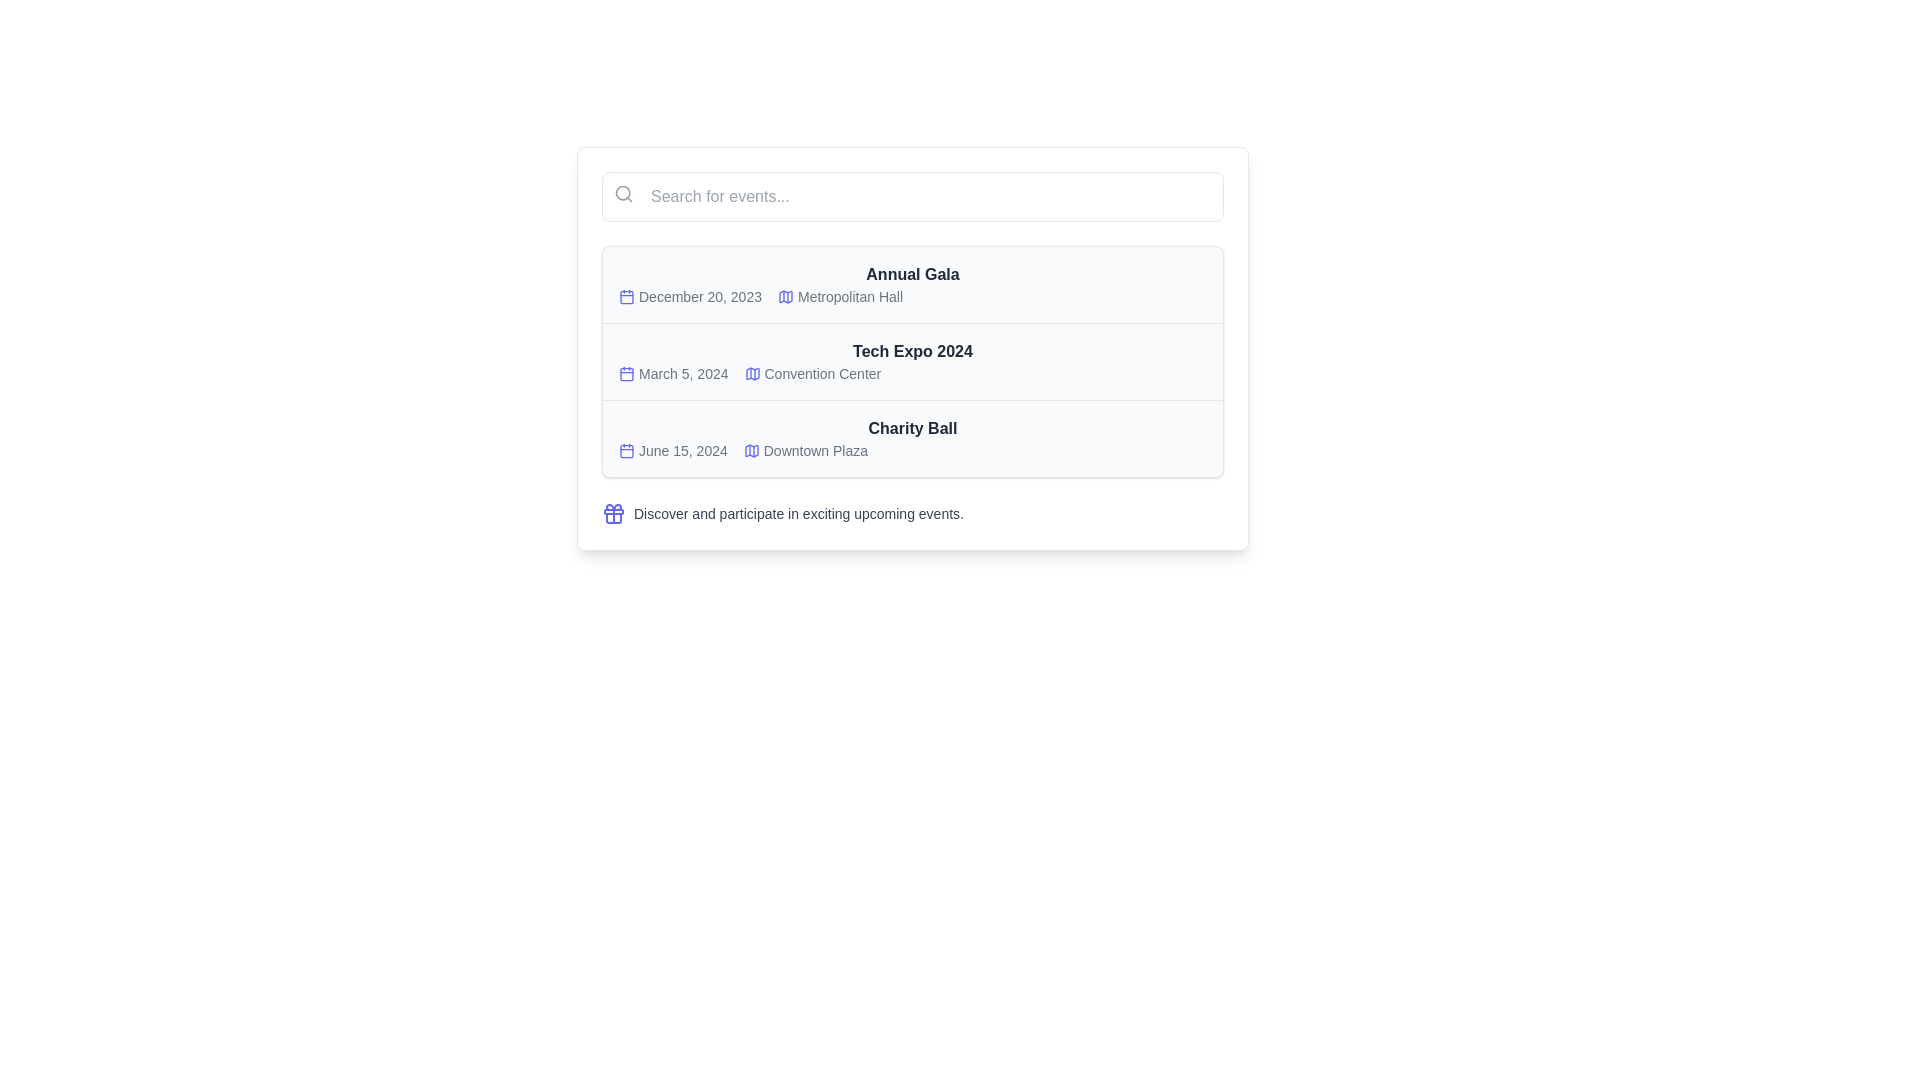  Describe the element at coordinates (911, 297) in the screenshot. I see `the details of the text line displaying the date 'December 20, 2023' and the location 'Metropolitan Hall', which is styled with grey-colored text and accompanied by blue icons` at that location.